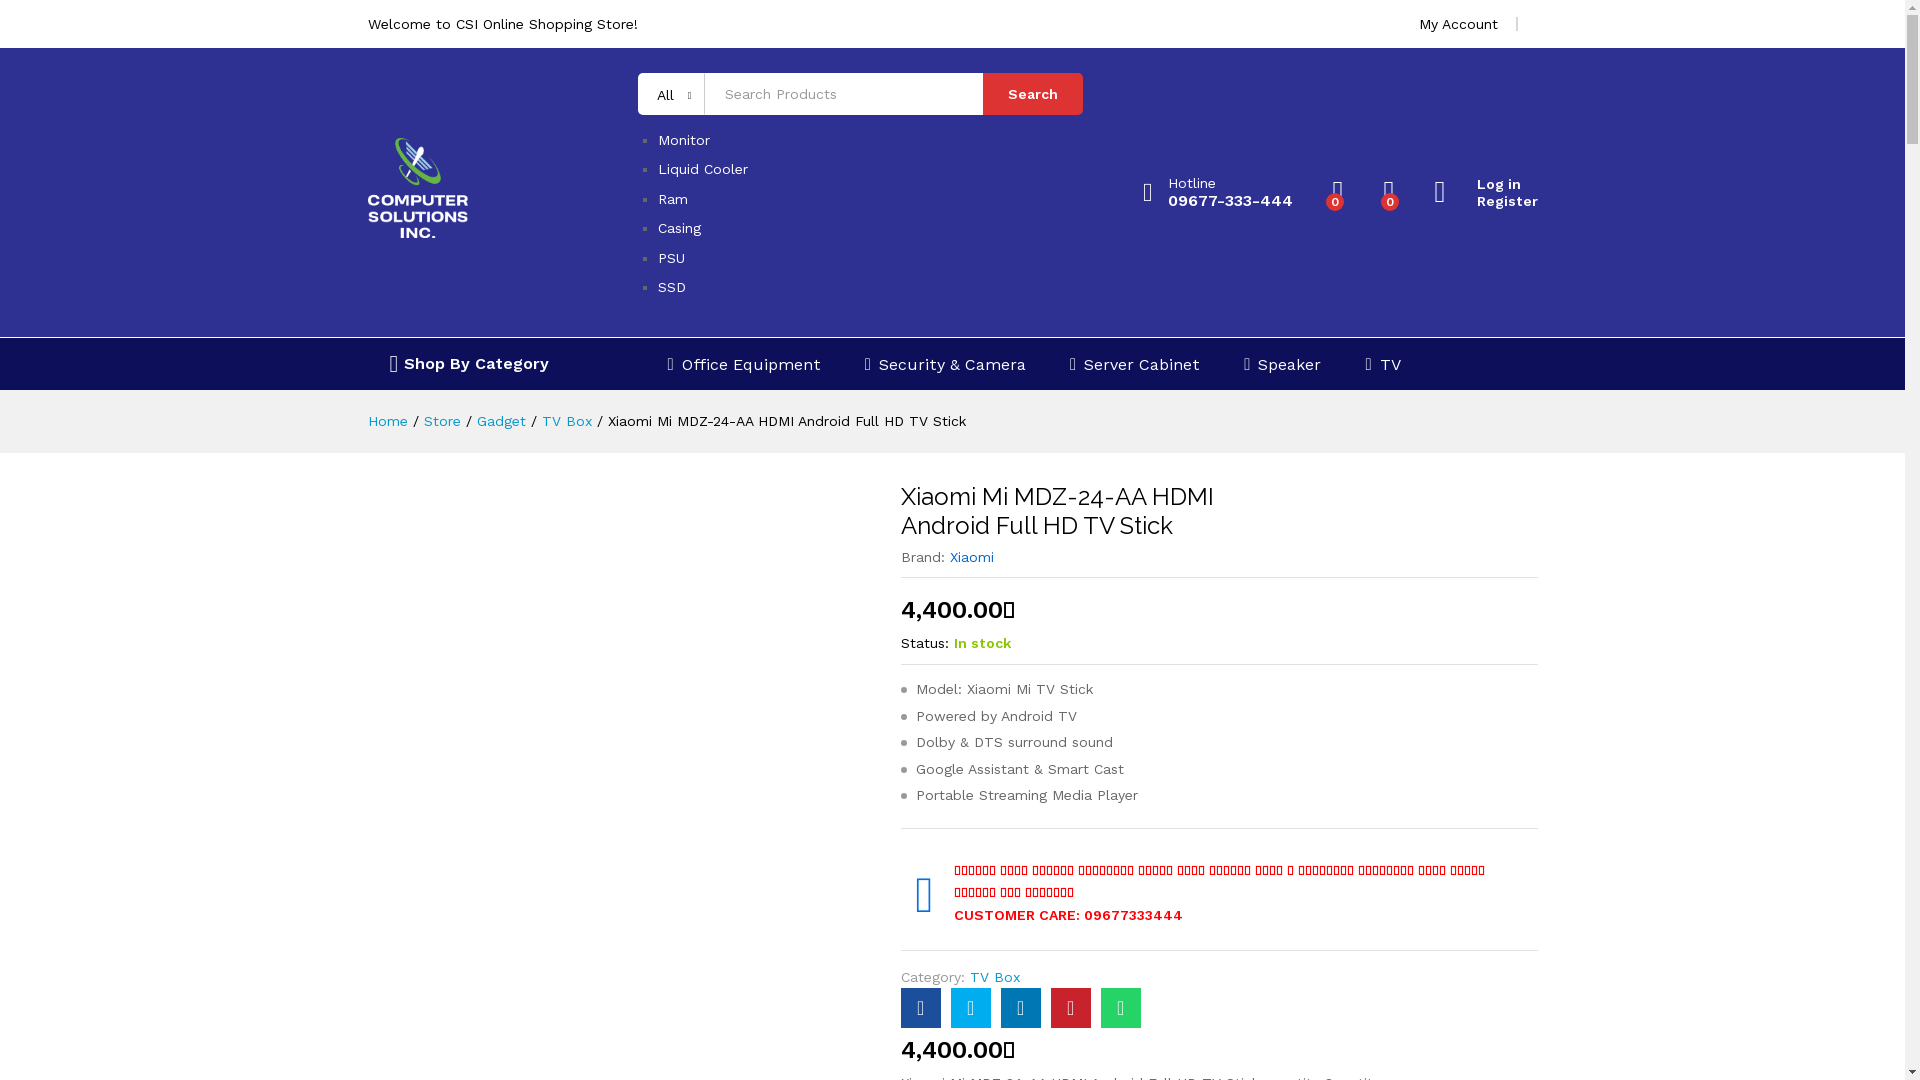 Image resolution: width=1920 pixels, height=1080 pixels. What do you see at coordinates (1485, 201) in the screenshot?
I see `'Register'` at bounding box center [1485, 201].